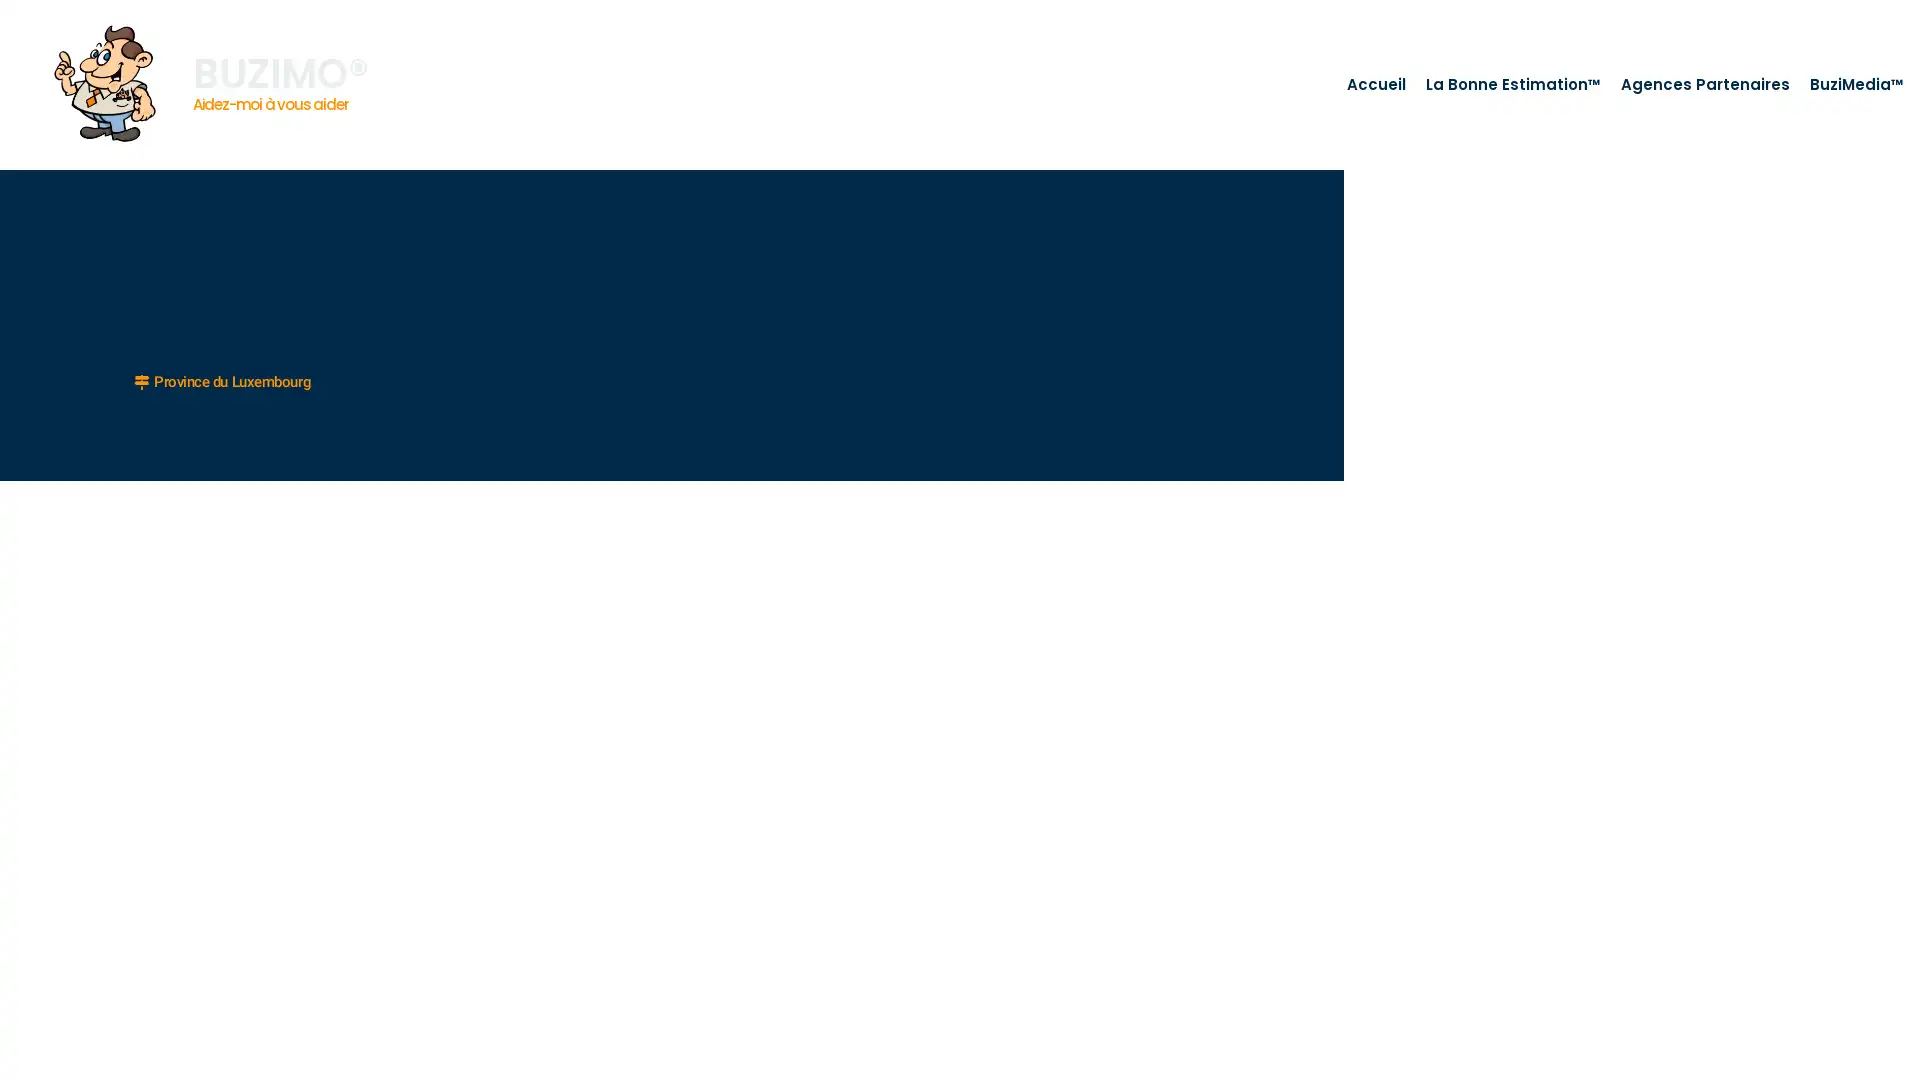 The image size is (1920, 1080). Describe the element at coordinates (222, 381) in the screenshot. I see `Province du Luxembourg` at that location.